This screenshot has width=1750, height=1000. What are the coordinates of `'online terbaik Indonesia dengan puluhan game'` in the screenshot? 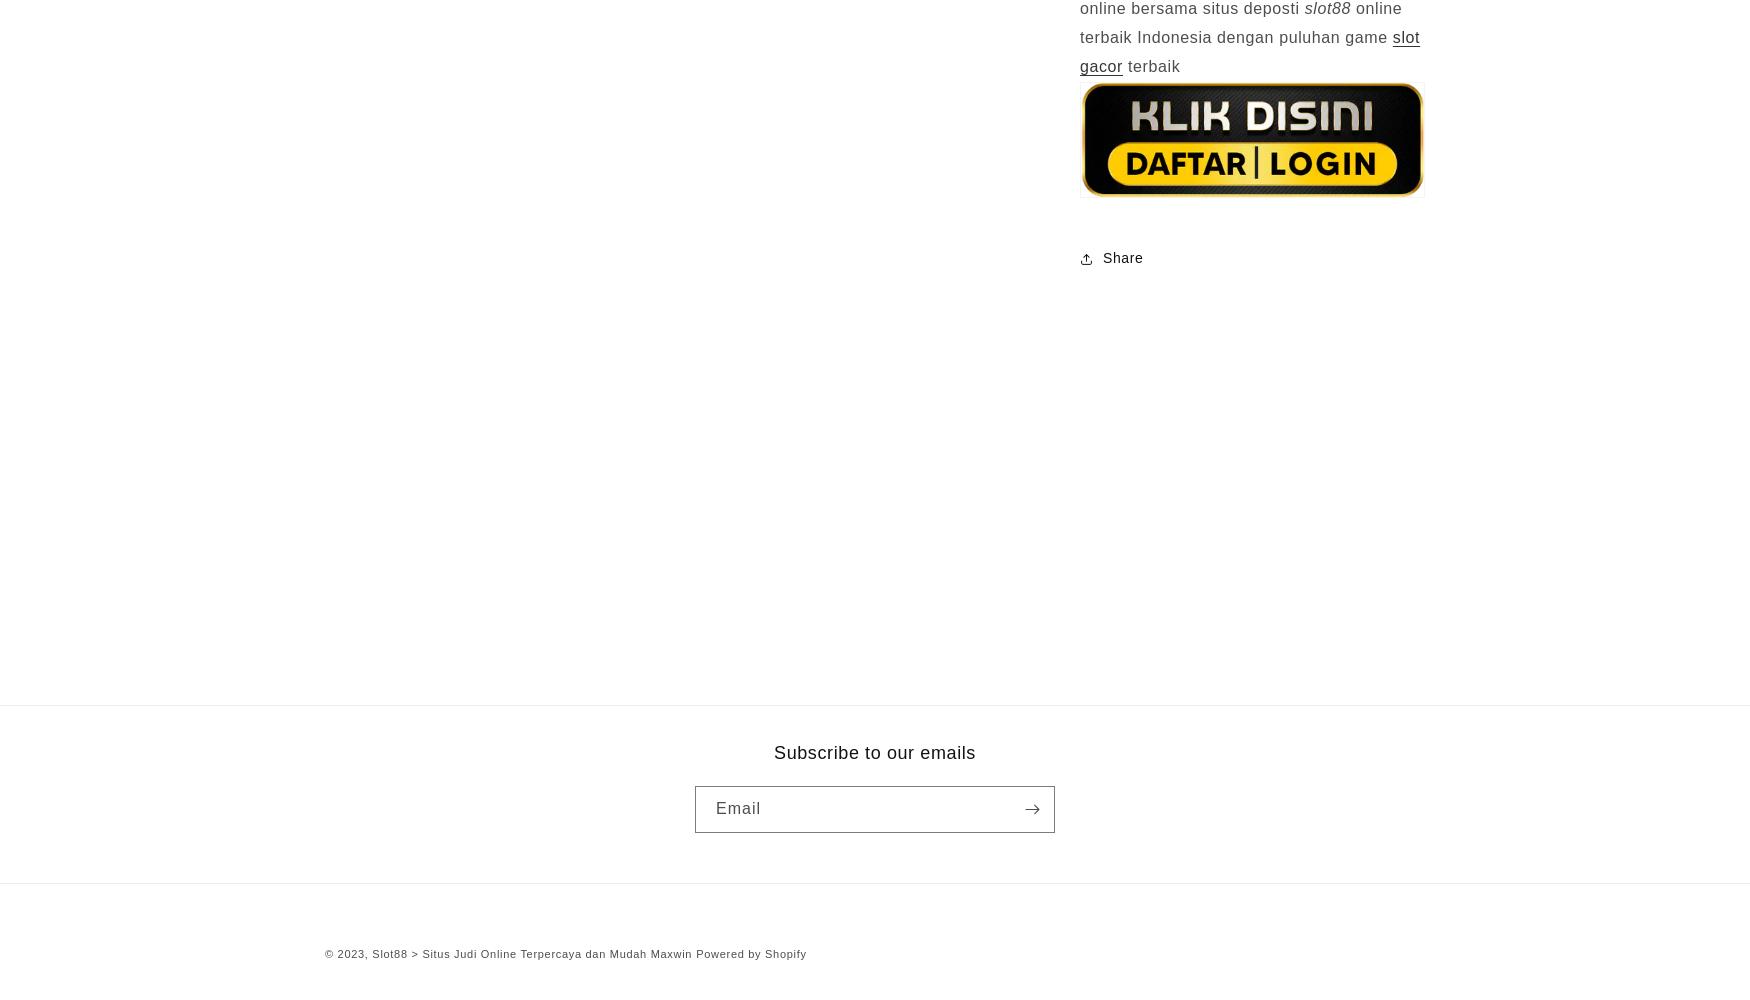 It's located at (1240, 23).